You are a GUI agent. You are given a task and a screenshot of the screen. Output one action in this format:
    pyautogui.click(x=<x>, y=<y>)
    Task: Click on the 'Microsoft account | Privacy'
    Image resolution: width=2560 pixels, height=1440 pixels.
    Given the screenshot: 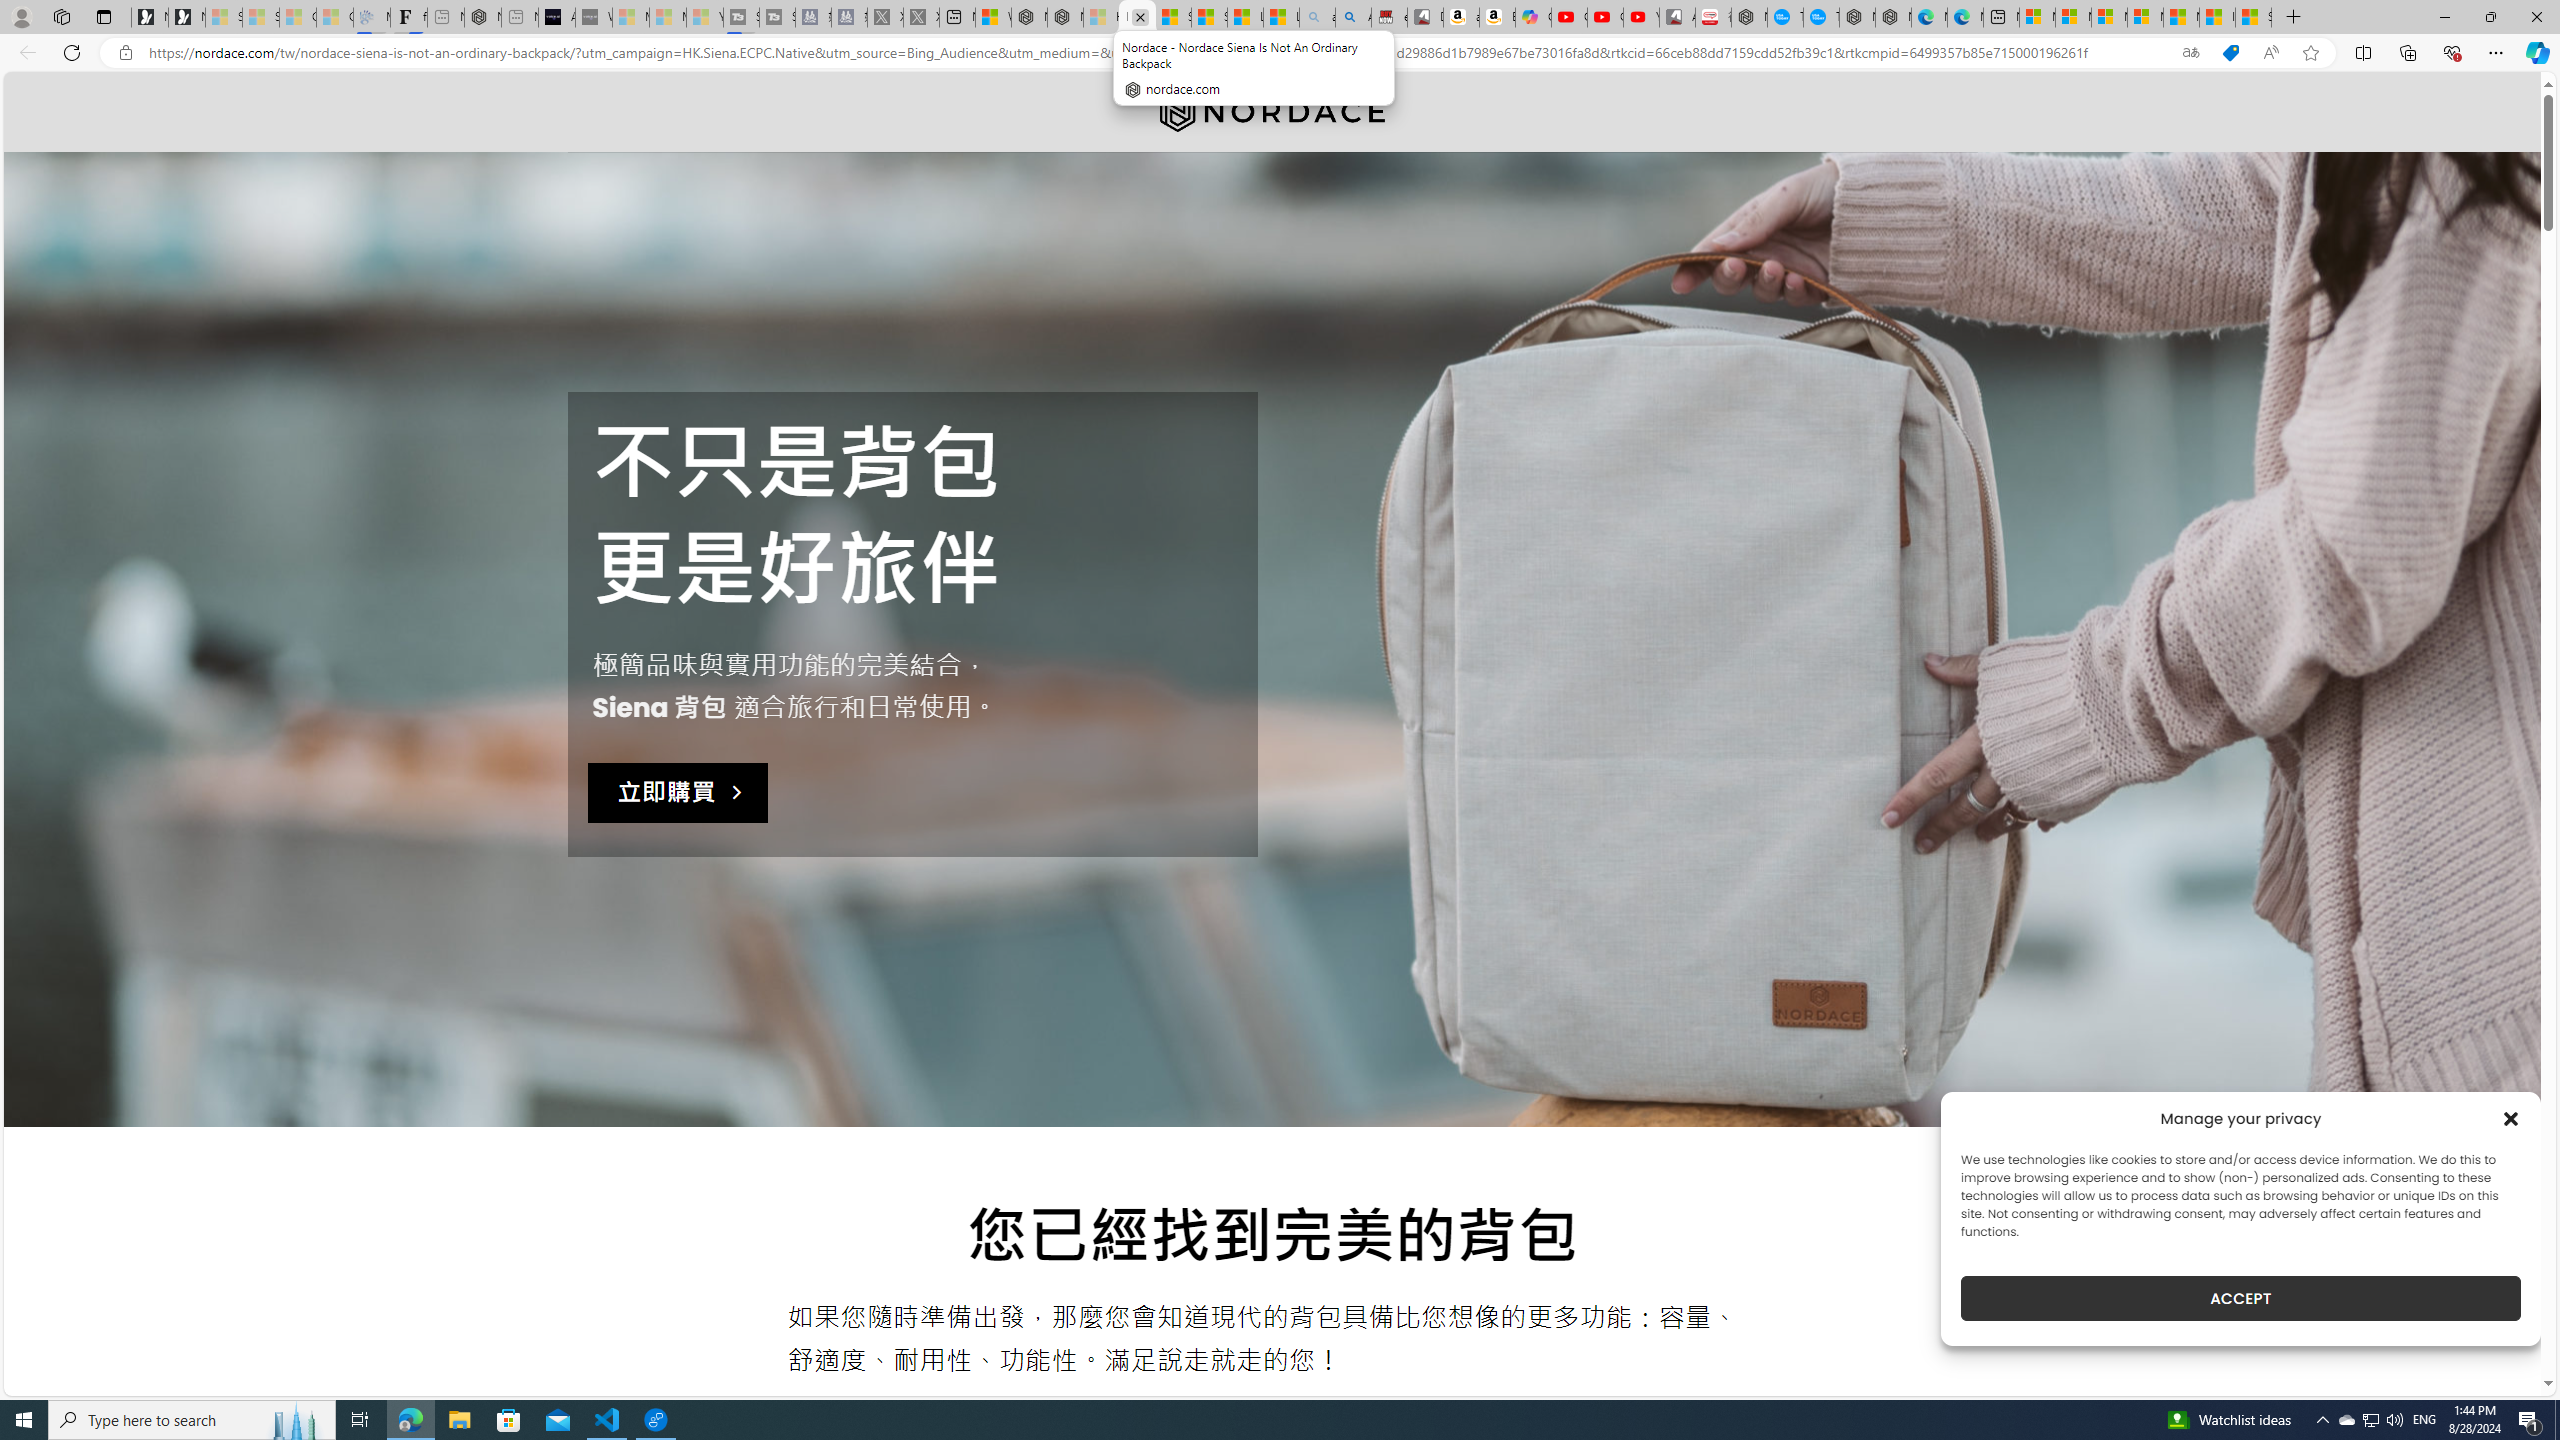 What is the action you would take?
    pyautogui.click(x=2144, y=16)
    